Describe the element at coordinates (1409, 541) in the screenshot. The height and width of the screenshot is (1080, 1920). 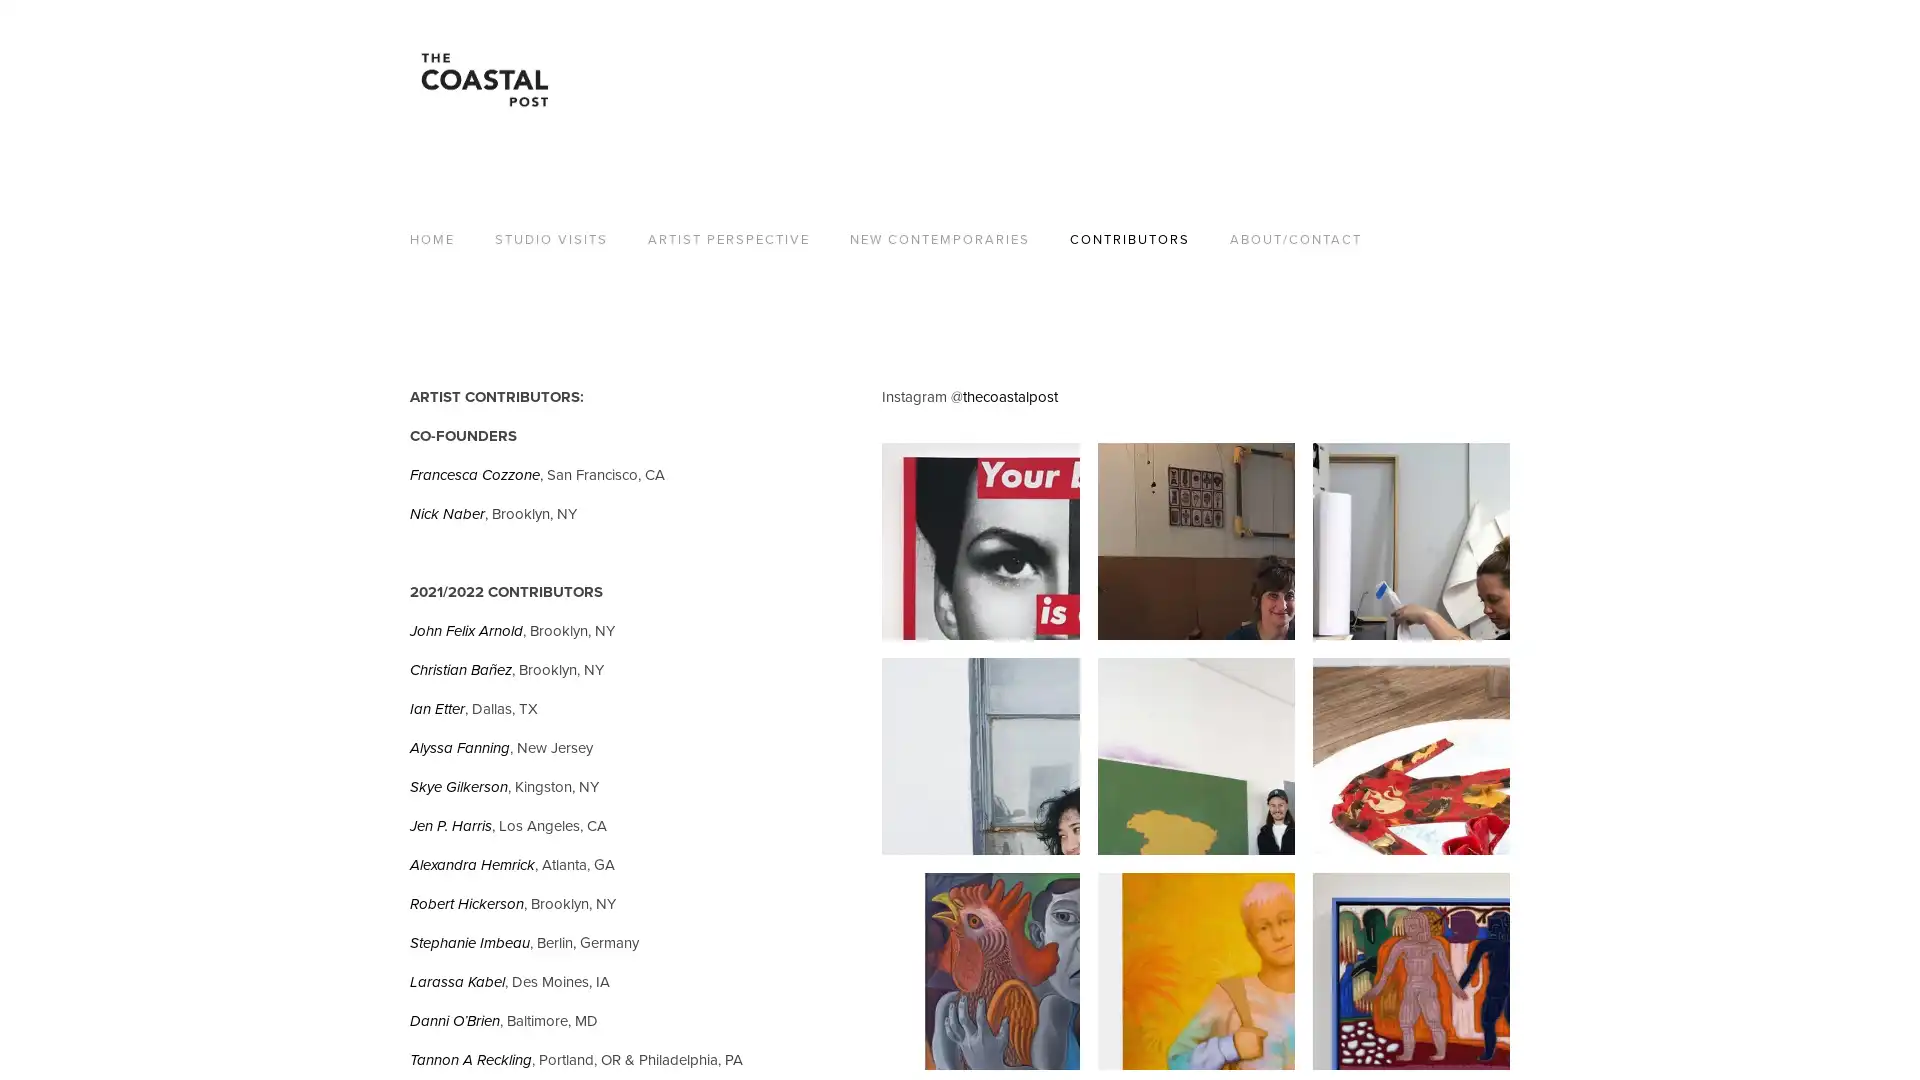
I see `View fullsize Coastal Post contributor John Felix Arnold caught up with Shelley Smith recently for a studio visit at her space in Anchorlight in Raleigh, NC. Smith is an artist, curator, and the program director of Anchorlight, a multi-faceted arts organization, g` at that location.